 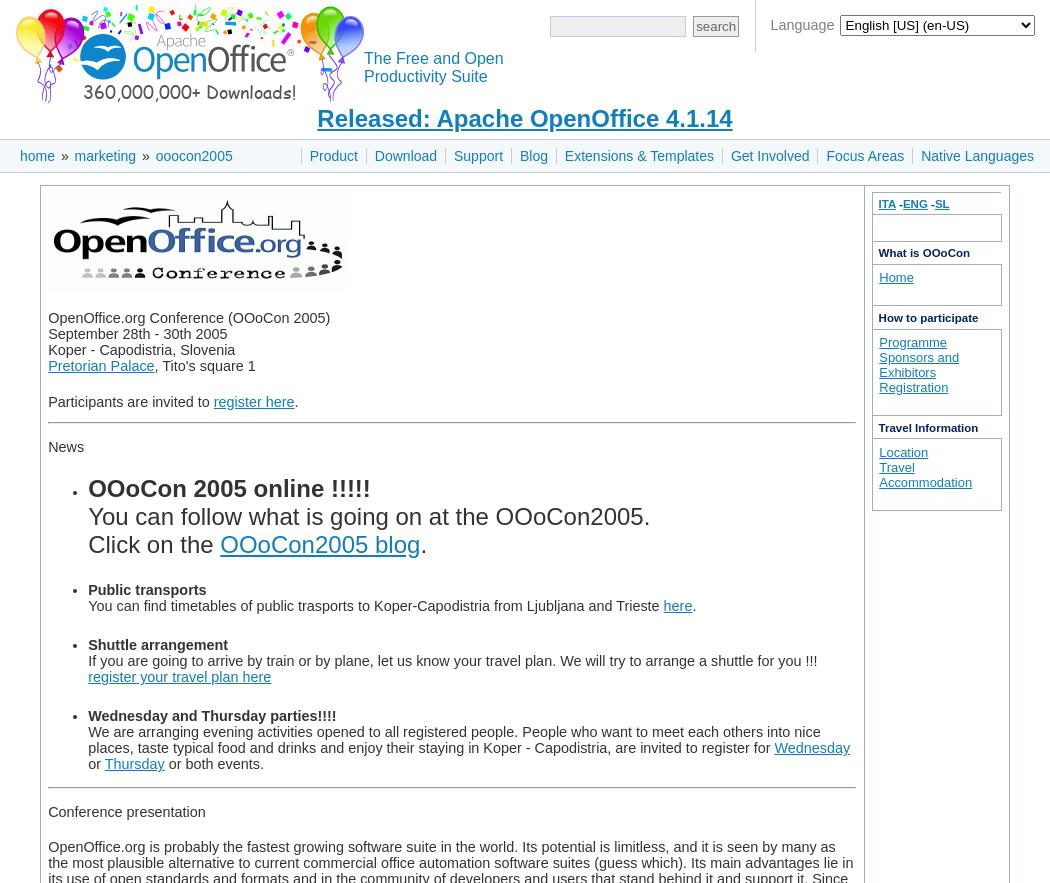 I want to click on 'News', so click(x=46, y=445).